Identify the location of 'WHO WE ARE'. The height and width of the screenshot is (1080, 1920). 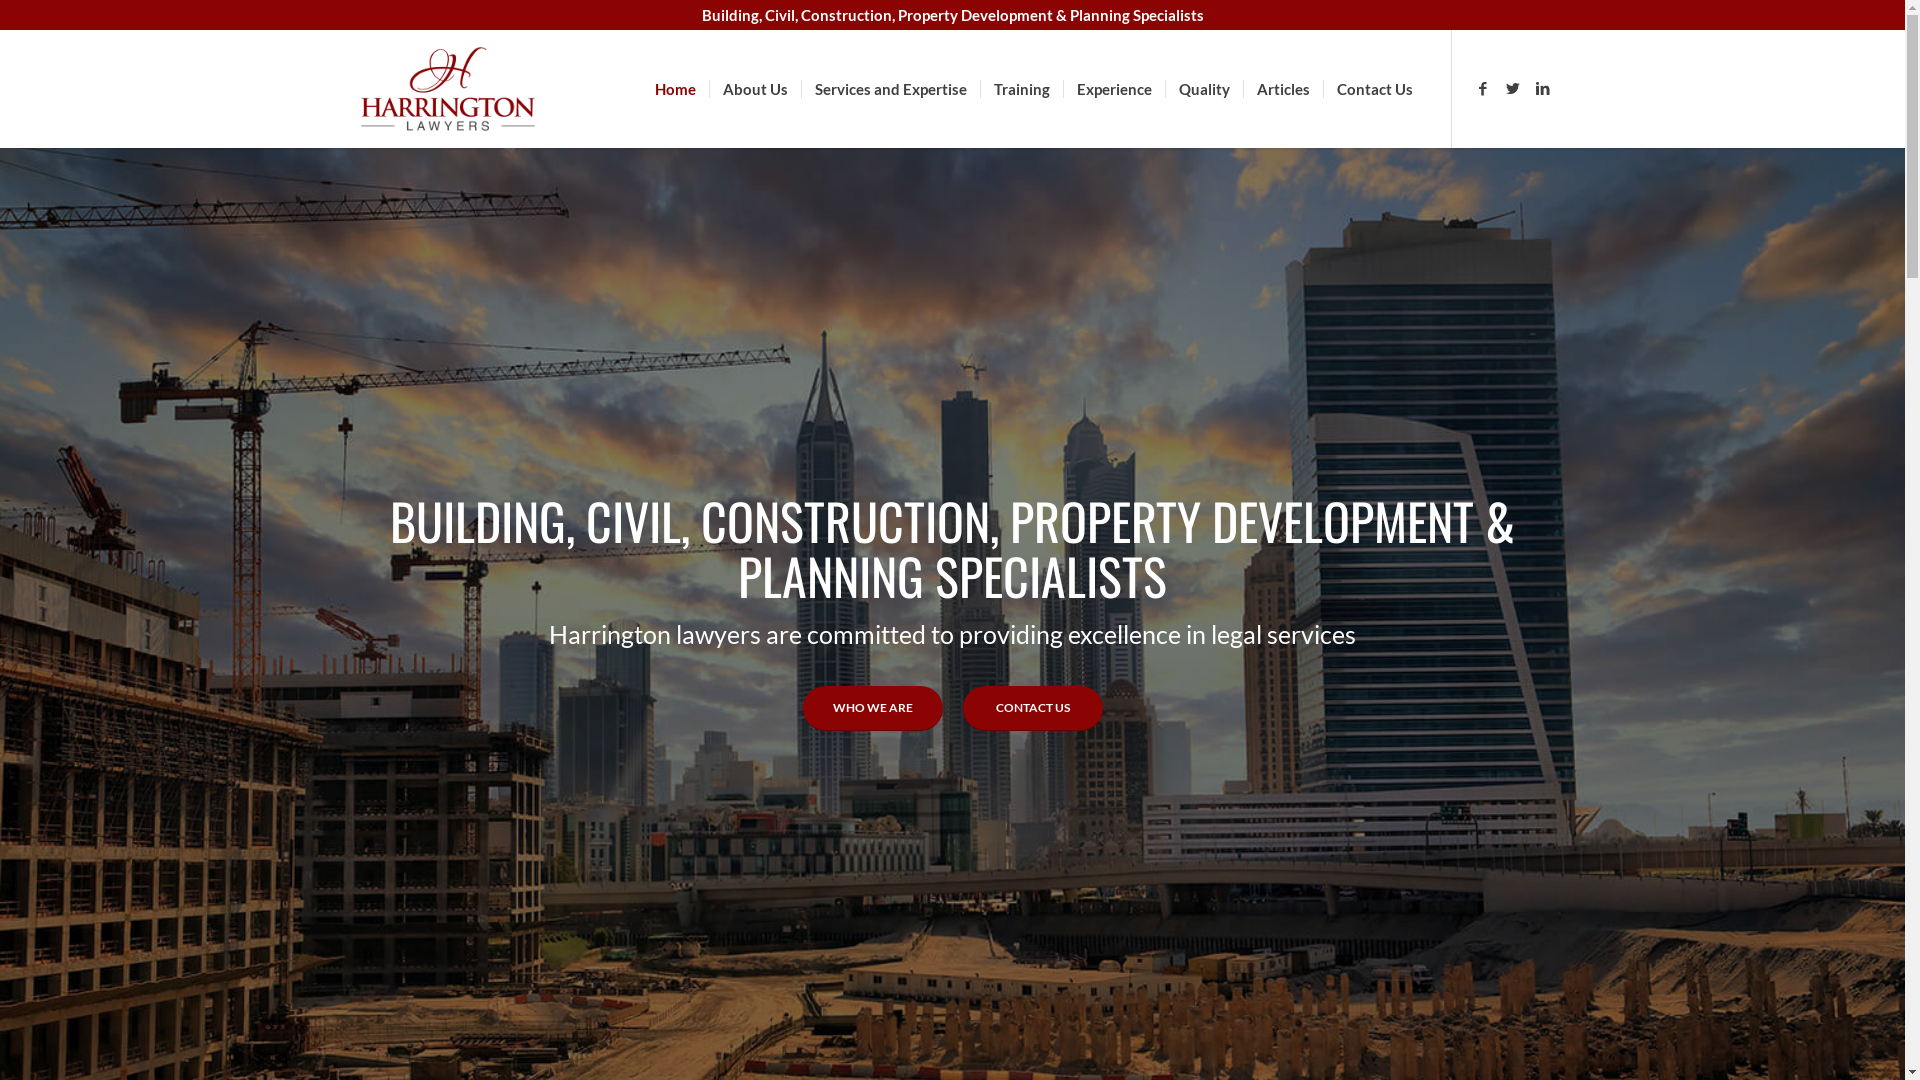
(801, 707).